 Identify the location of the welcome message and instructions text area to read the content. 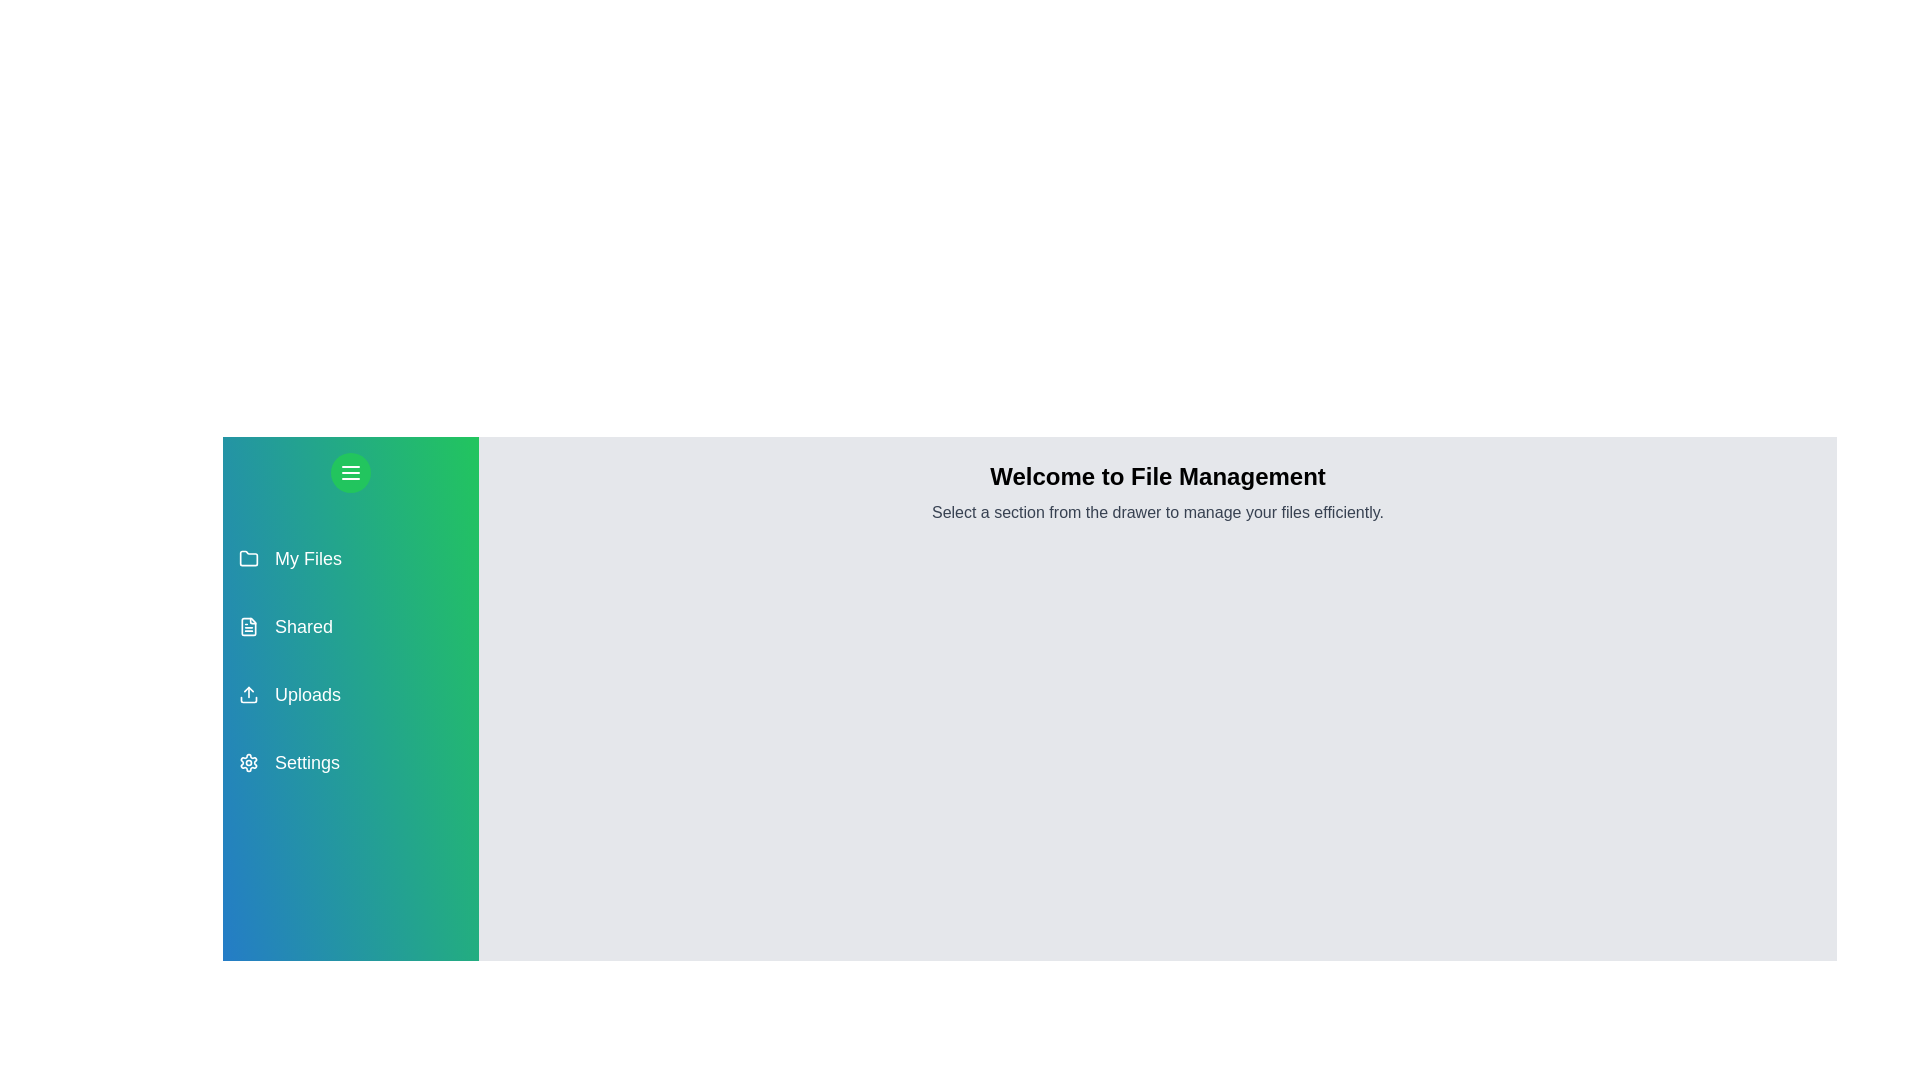
(1157, 477).